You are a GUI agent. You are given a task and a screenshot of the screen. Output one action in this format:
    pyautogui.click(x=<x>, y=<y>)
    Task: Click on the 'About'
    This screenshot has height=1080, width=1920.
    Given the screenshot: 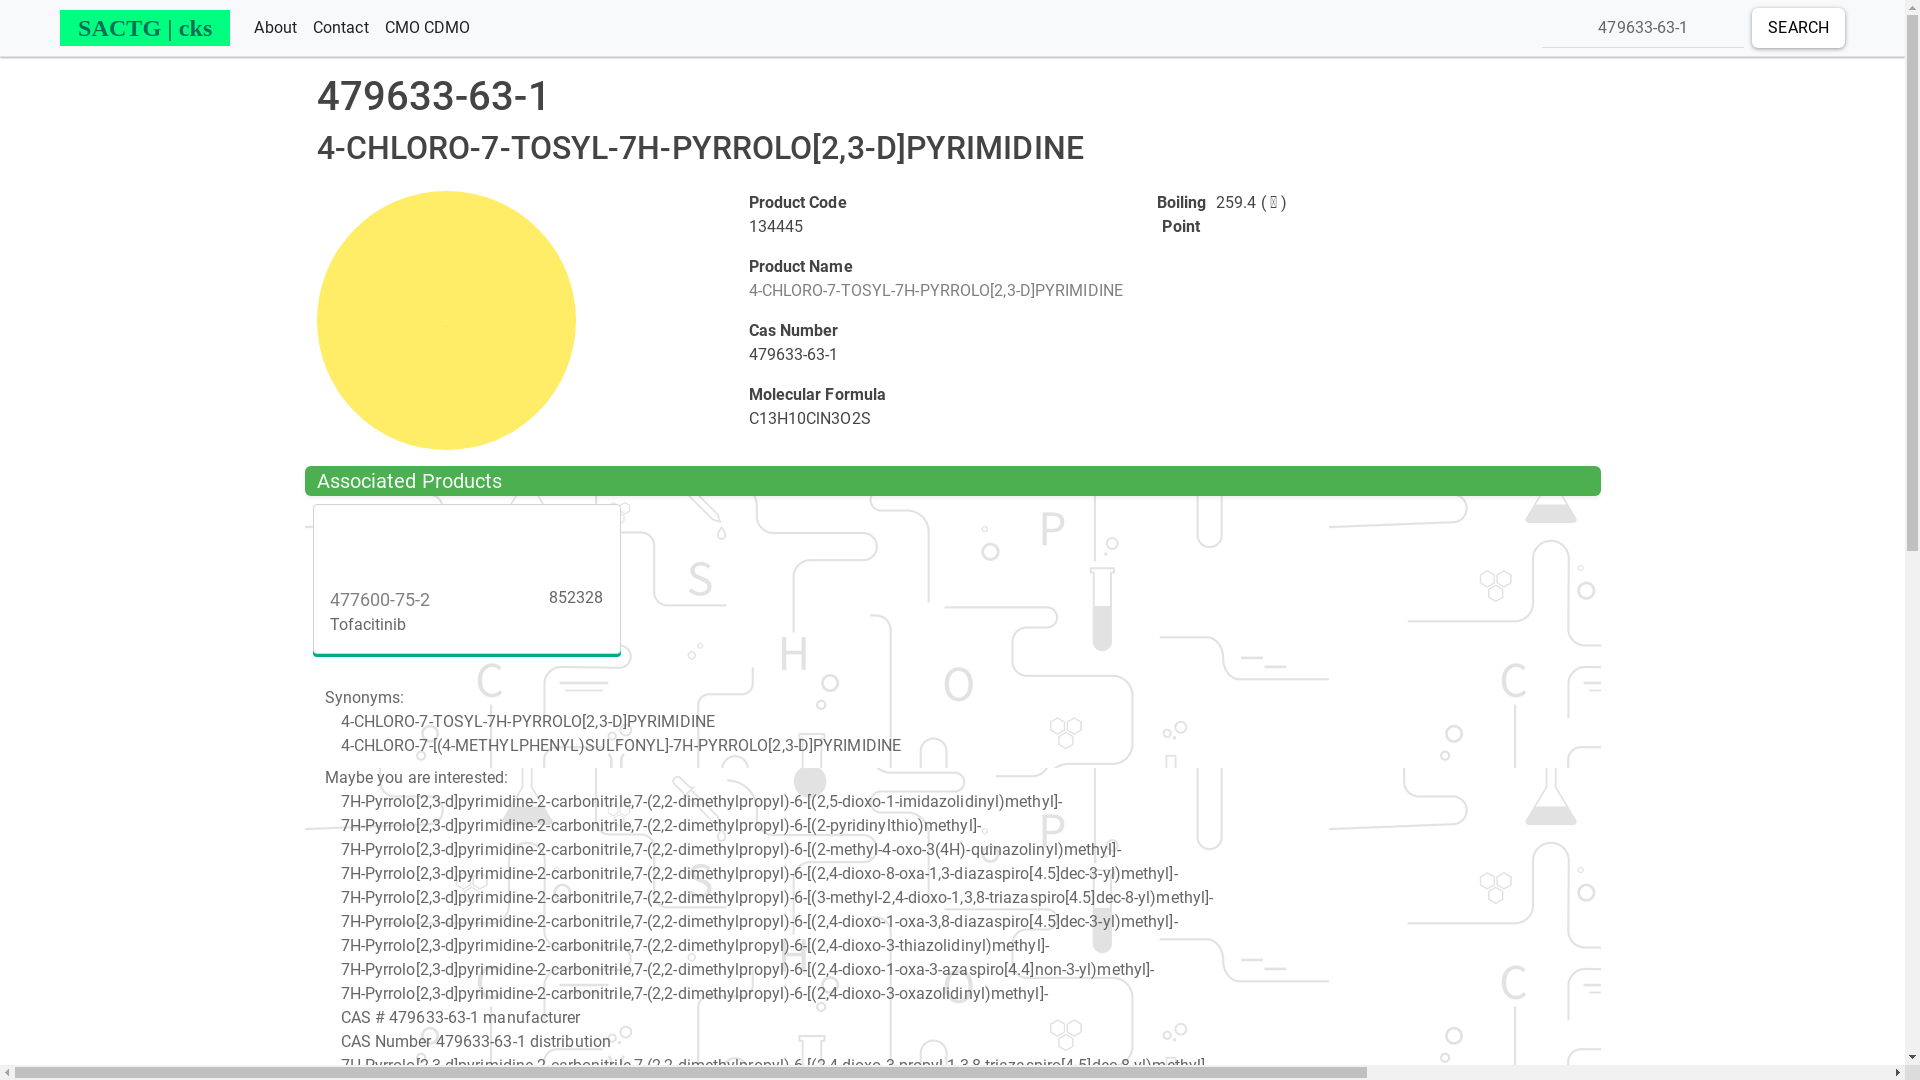 What is the action you would take?
    pyautogui.click(x=274, y=28)
    